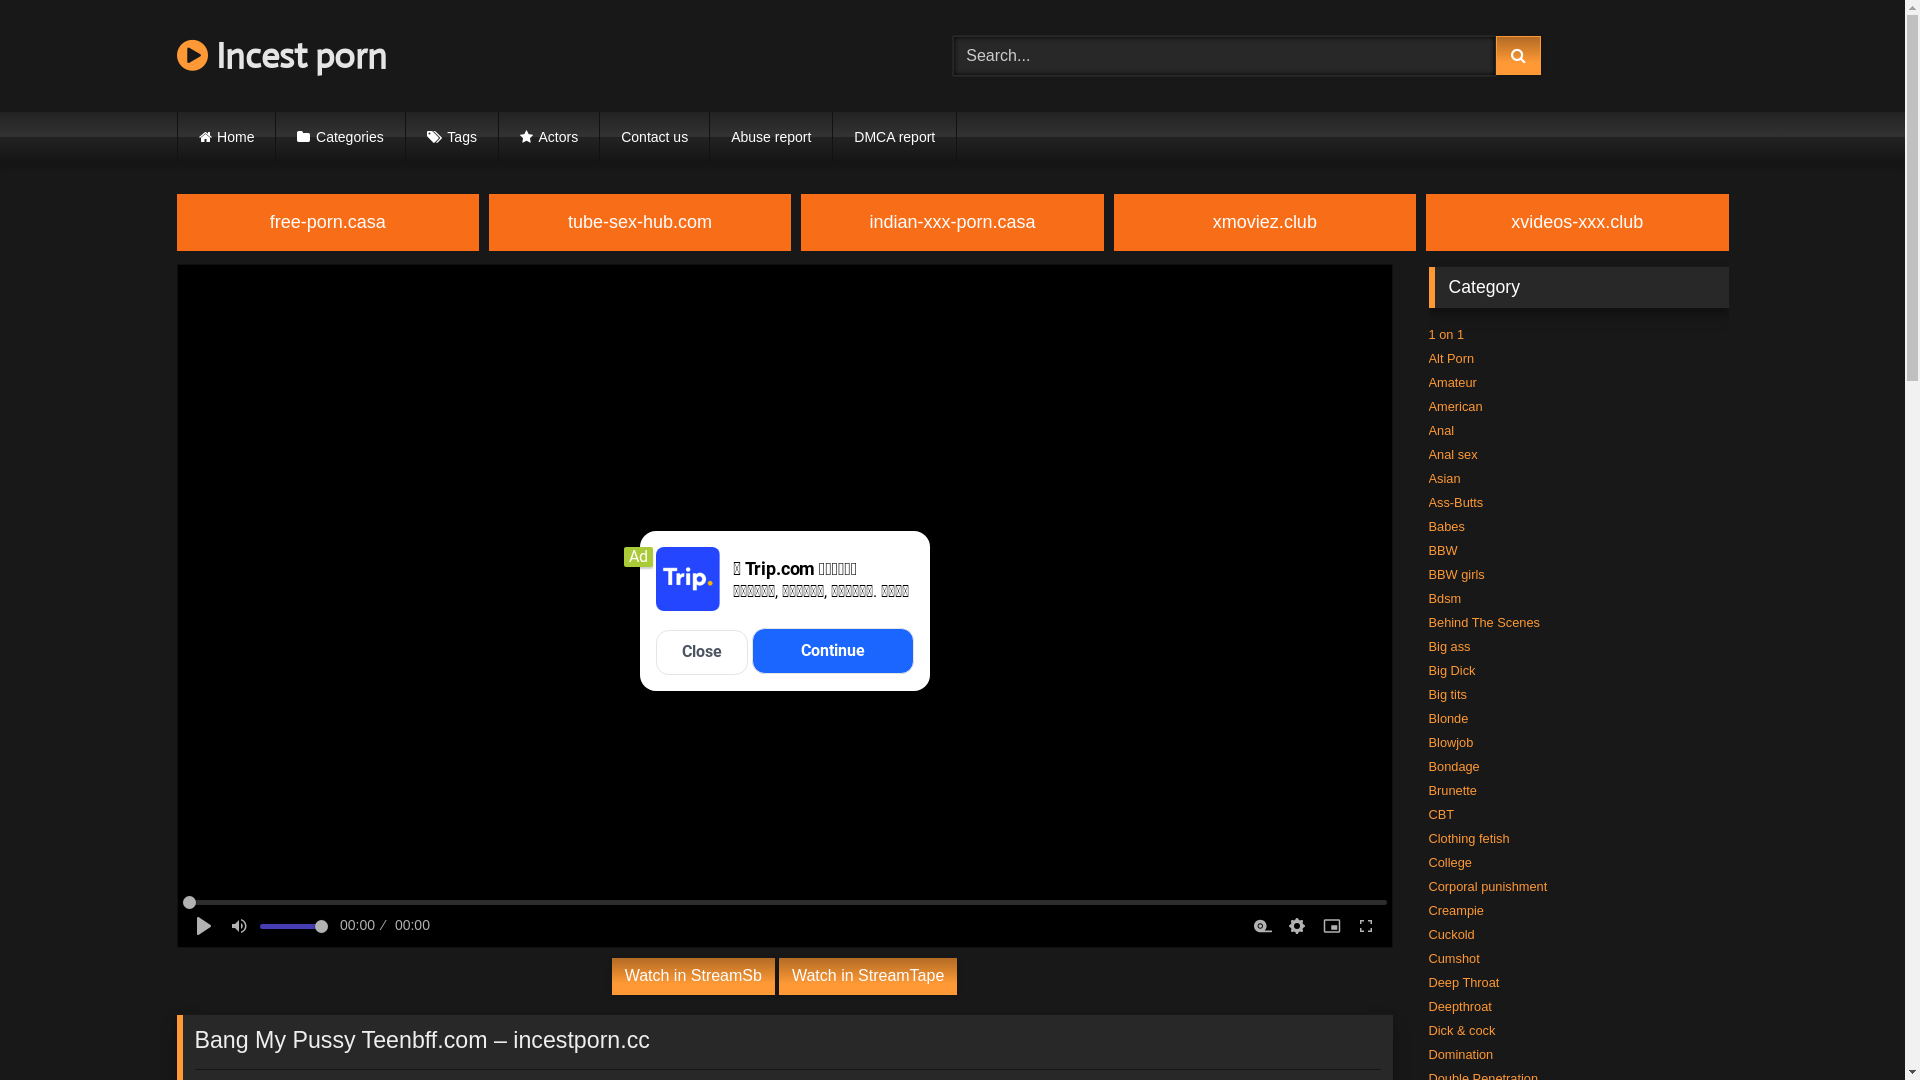 The image size is (1920, 1080). What do you see at coordinates (1452, 789) in the screenshot?
I see `'Brunette'` at bounding box center [1452, 789].